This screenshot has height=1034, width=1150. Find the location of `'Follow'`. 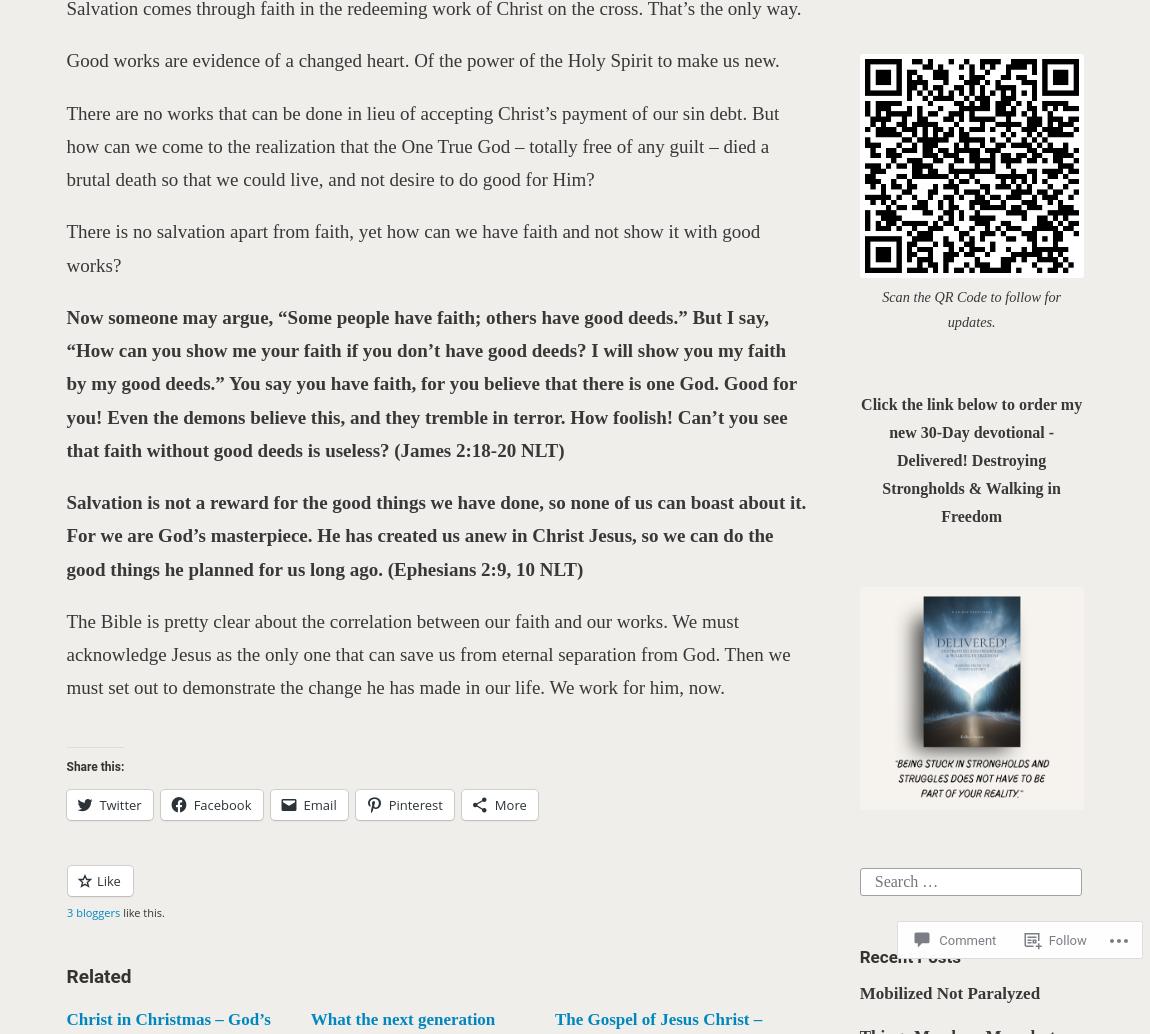

'Follow' is located at coordinates (1068, 937).